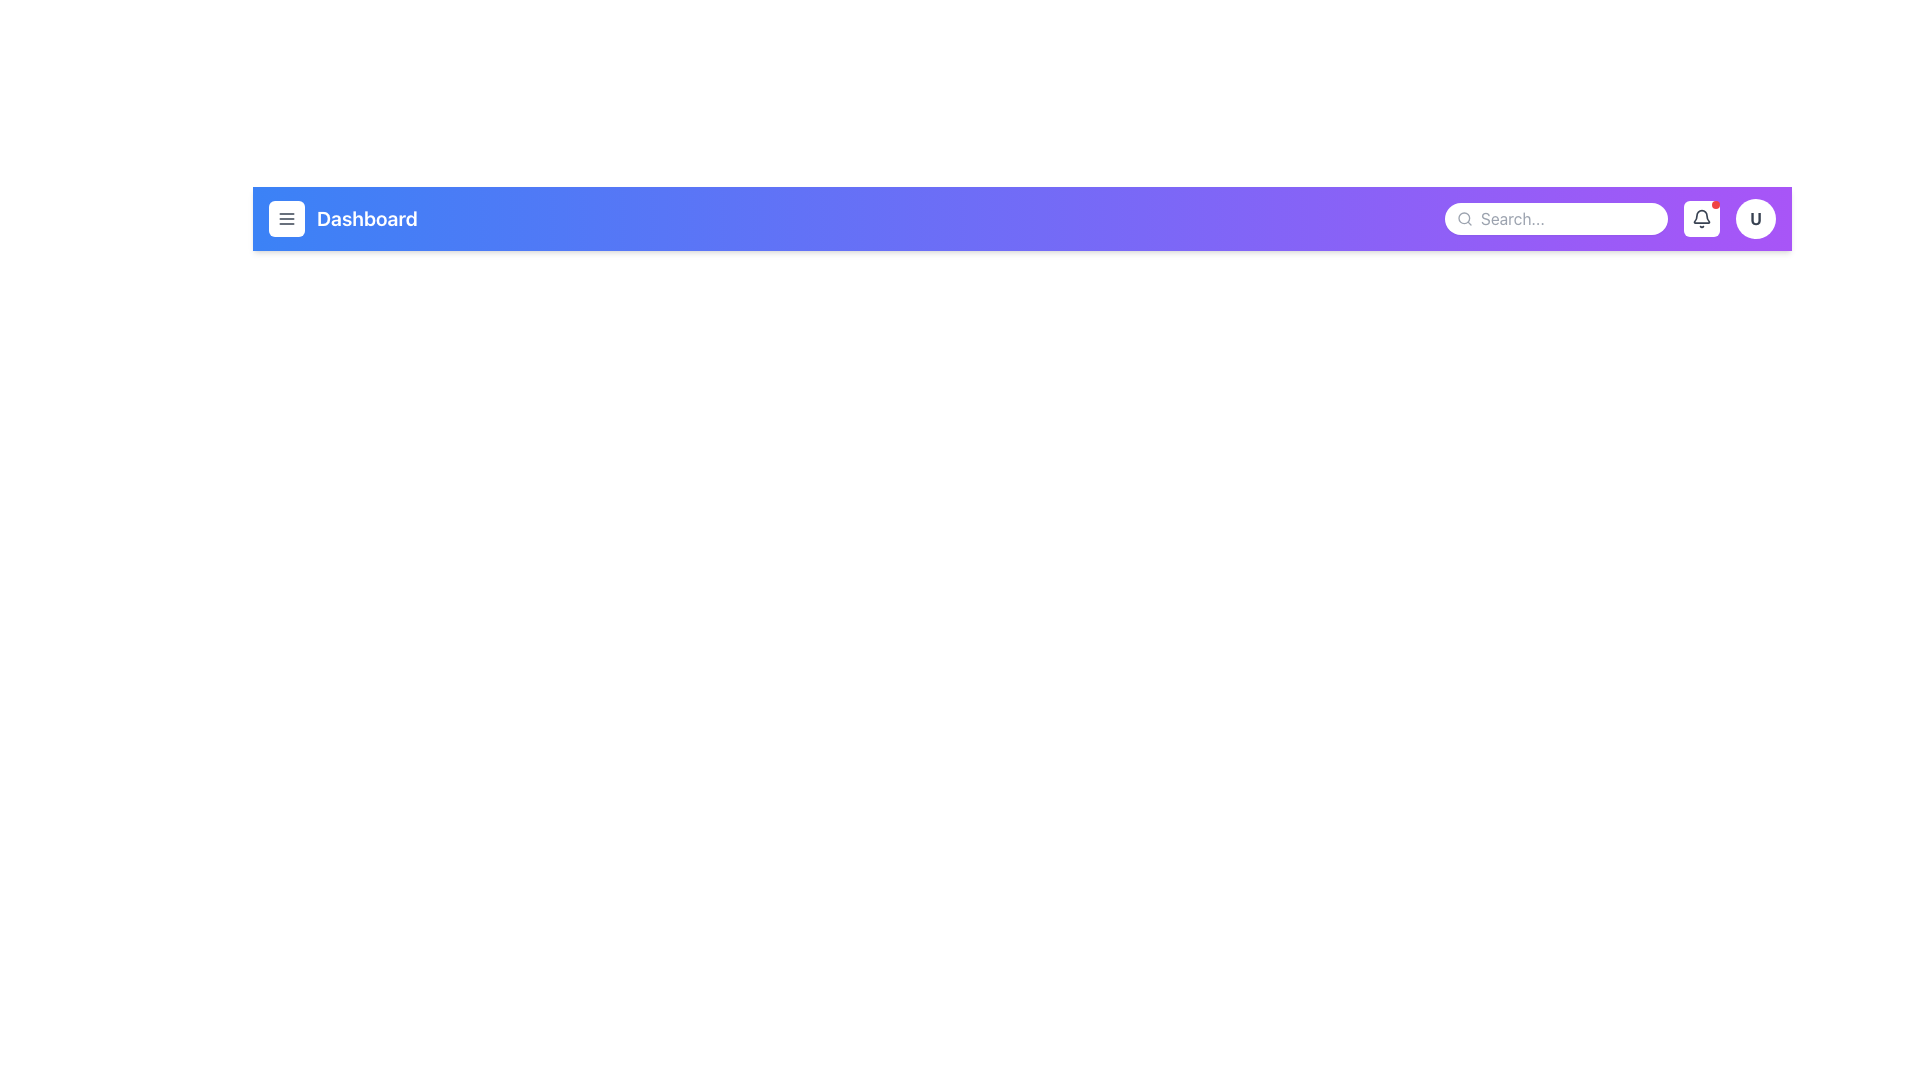 The image size is (1920, 1080). I want to click on on the Avatar or Profile Placeholder located on the right edge of the top navigation bar, which serves as an entry point for accessing user-related actions, so click(1755, 219).